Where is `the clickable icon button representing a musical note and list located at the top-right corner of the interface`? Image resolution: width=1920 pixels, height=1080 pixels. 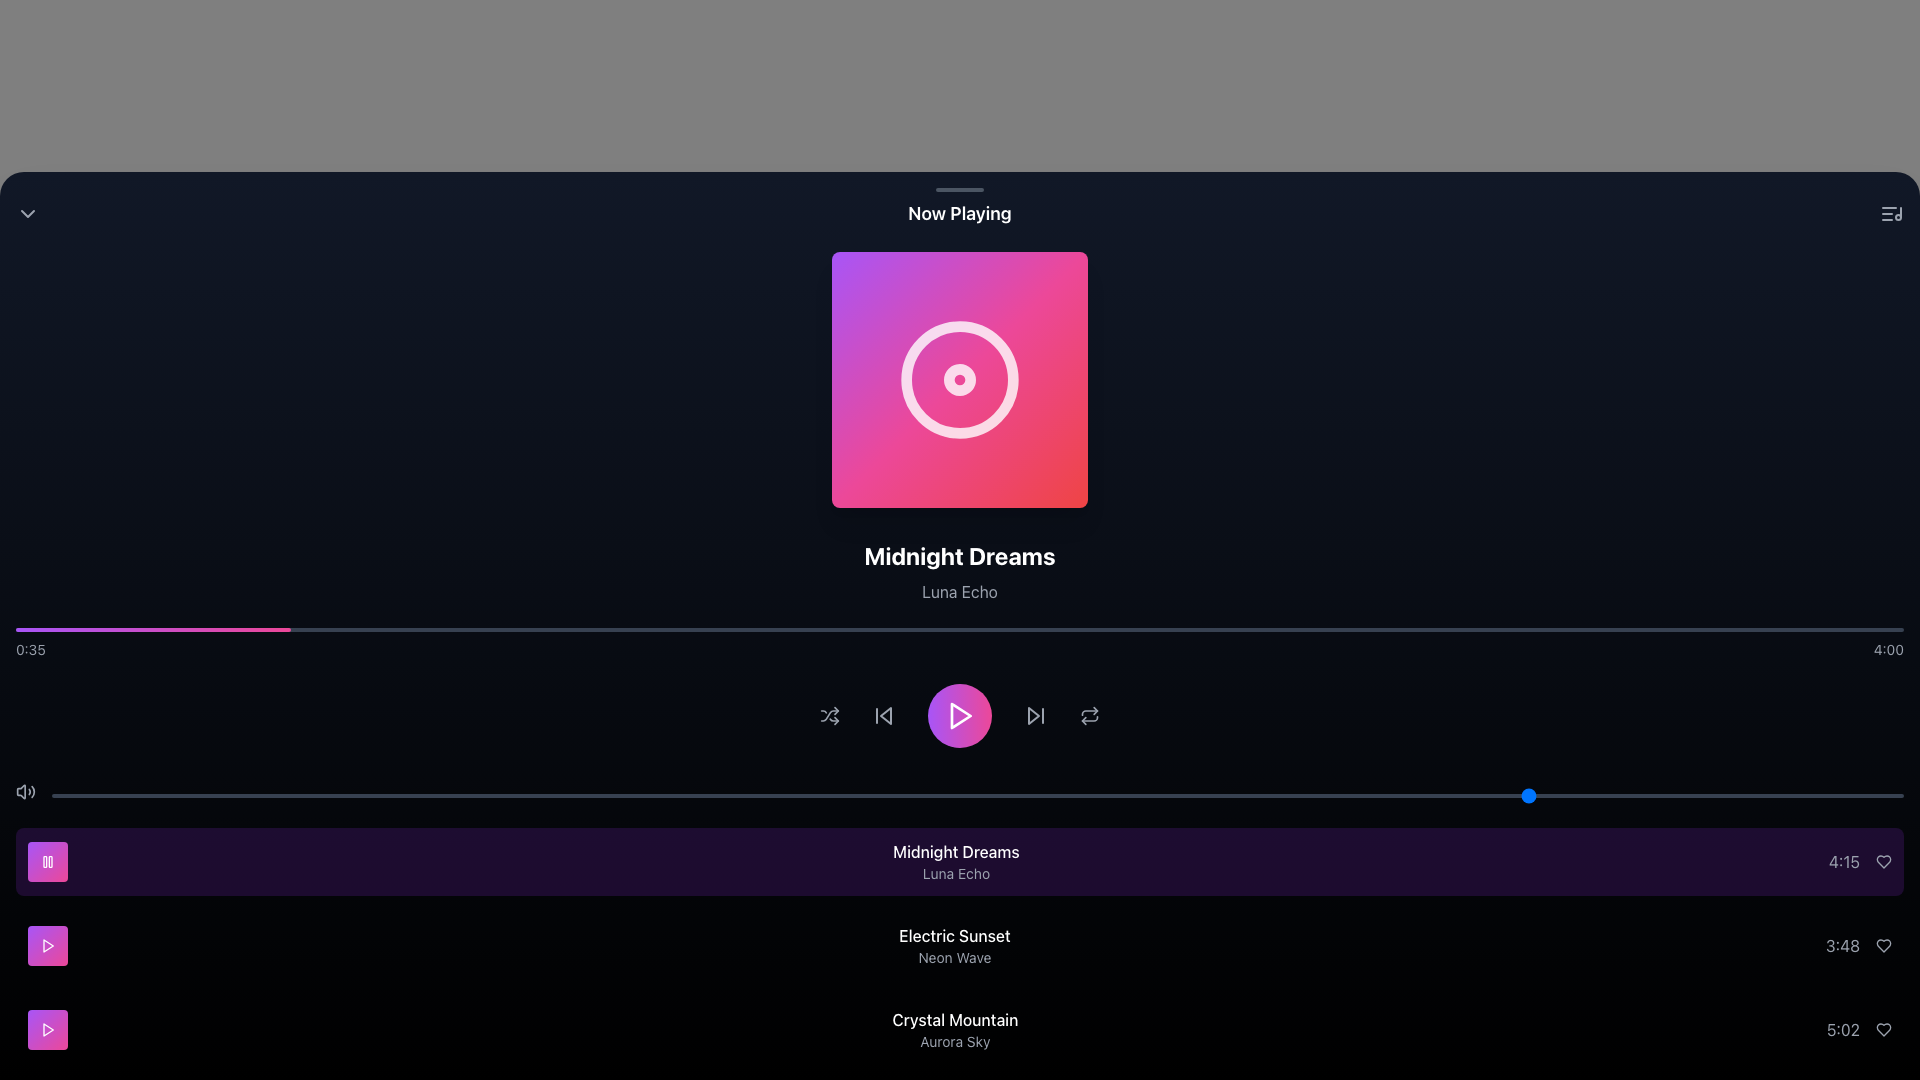
the clickable icon button representing a musical note and list located at the top-right corner of the interface is located at coordinates (1890, 213).